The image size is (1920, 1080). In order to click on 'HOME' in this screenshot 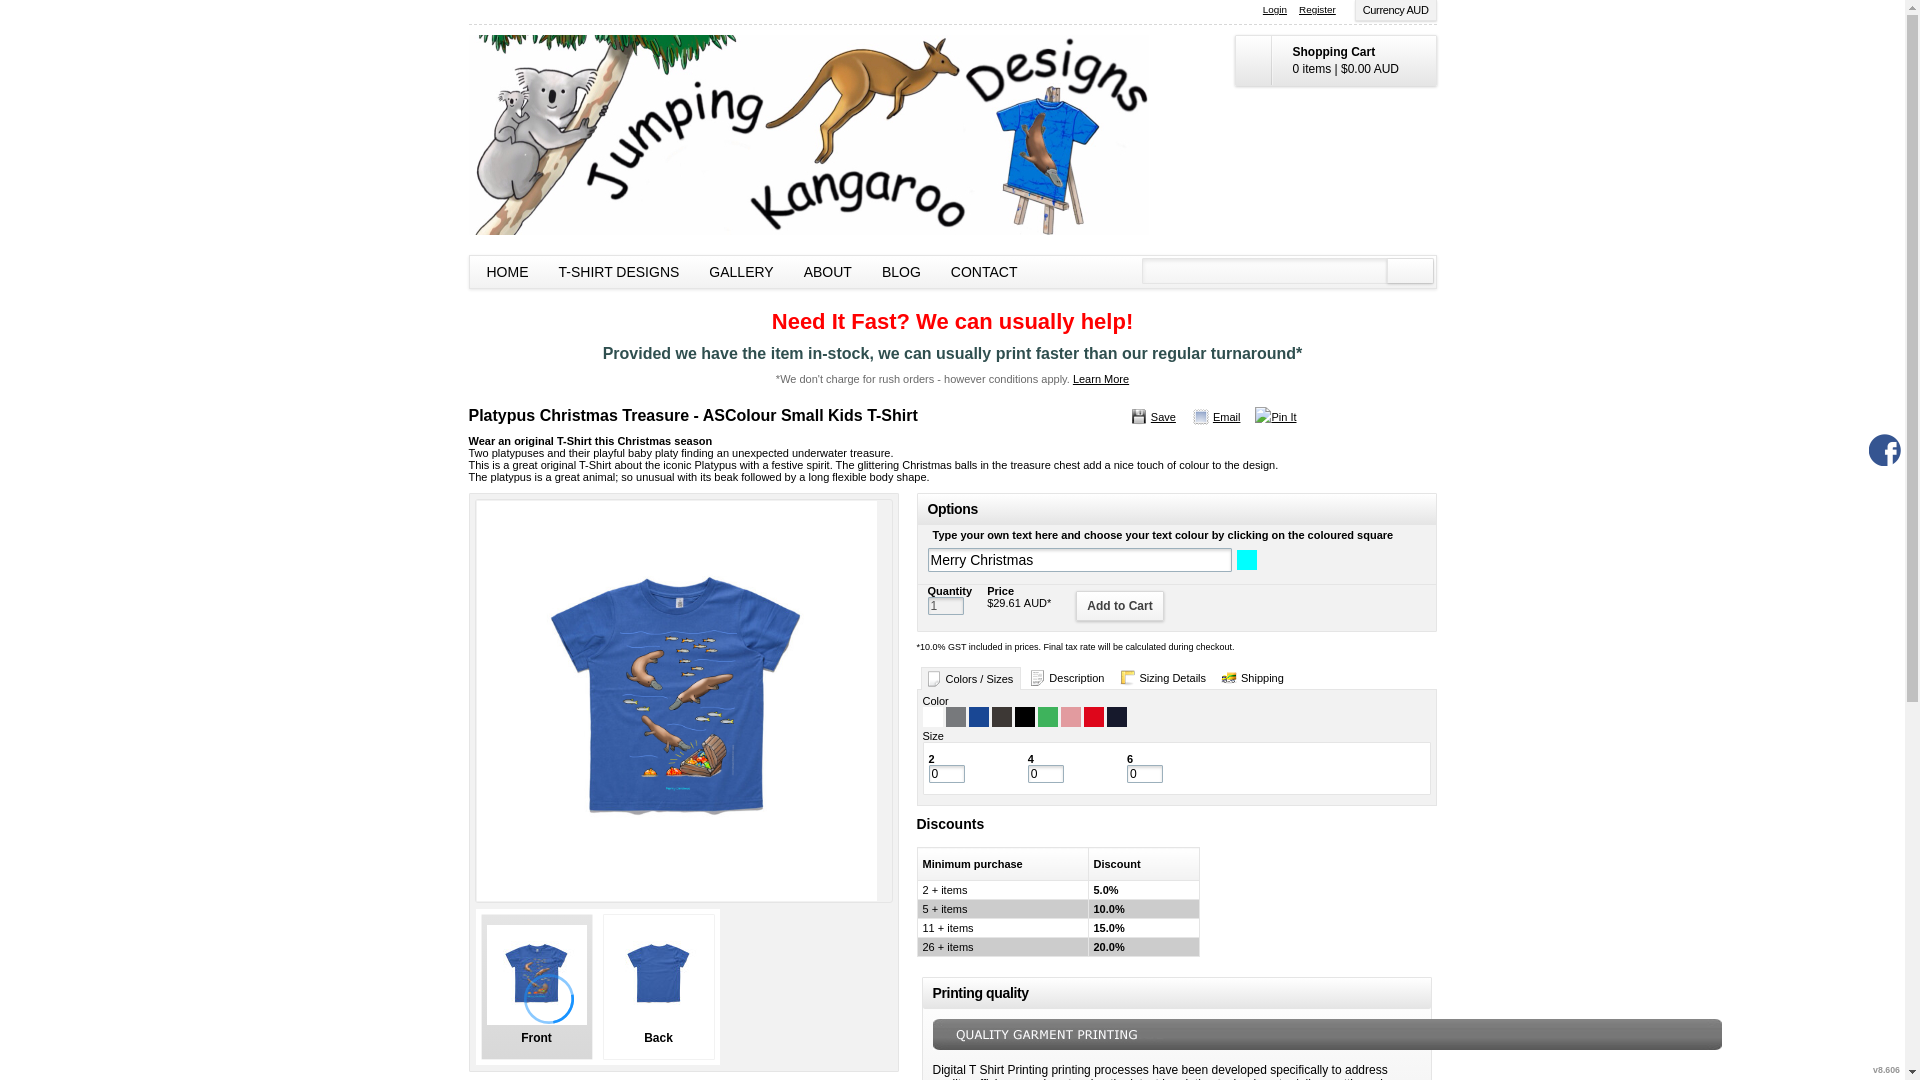, I will do `click(470, 272)`.